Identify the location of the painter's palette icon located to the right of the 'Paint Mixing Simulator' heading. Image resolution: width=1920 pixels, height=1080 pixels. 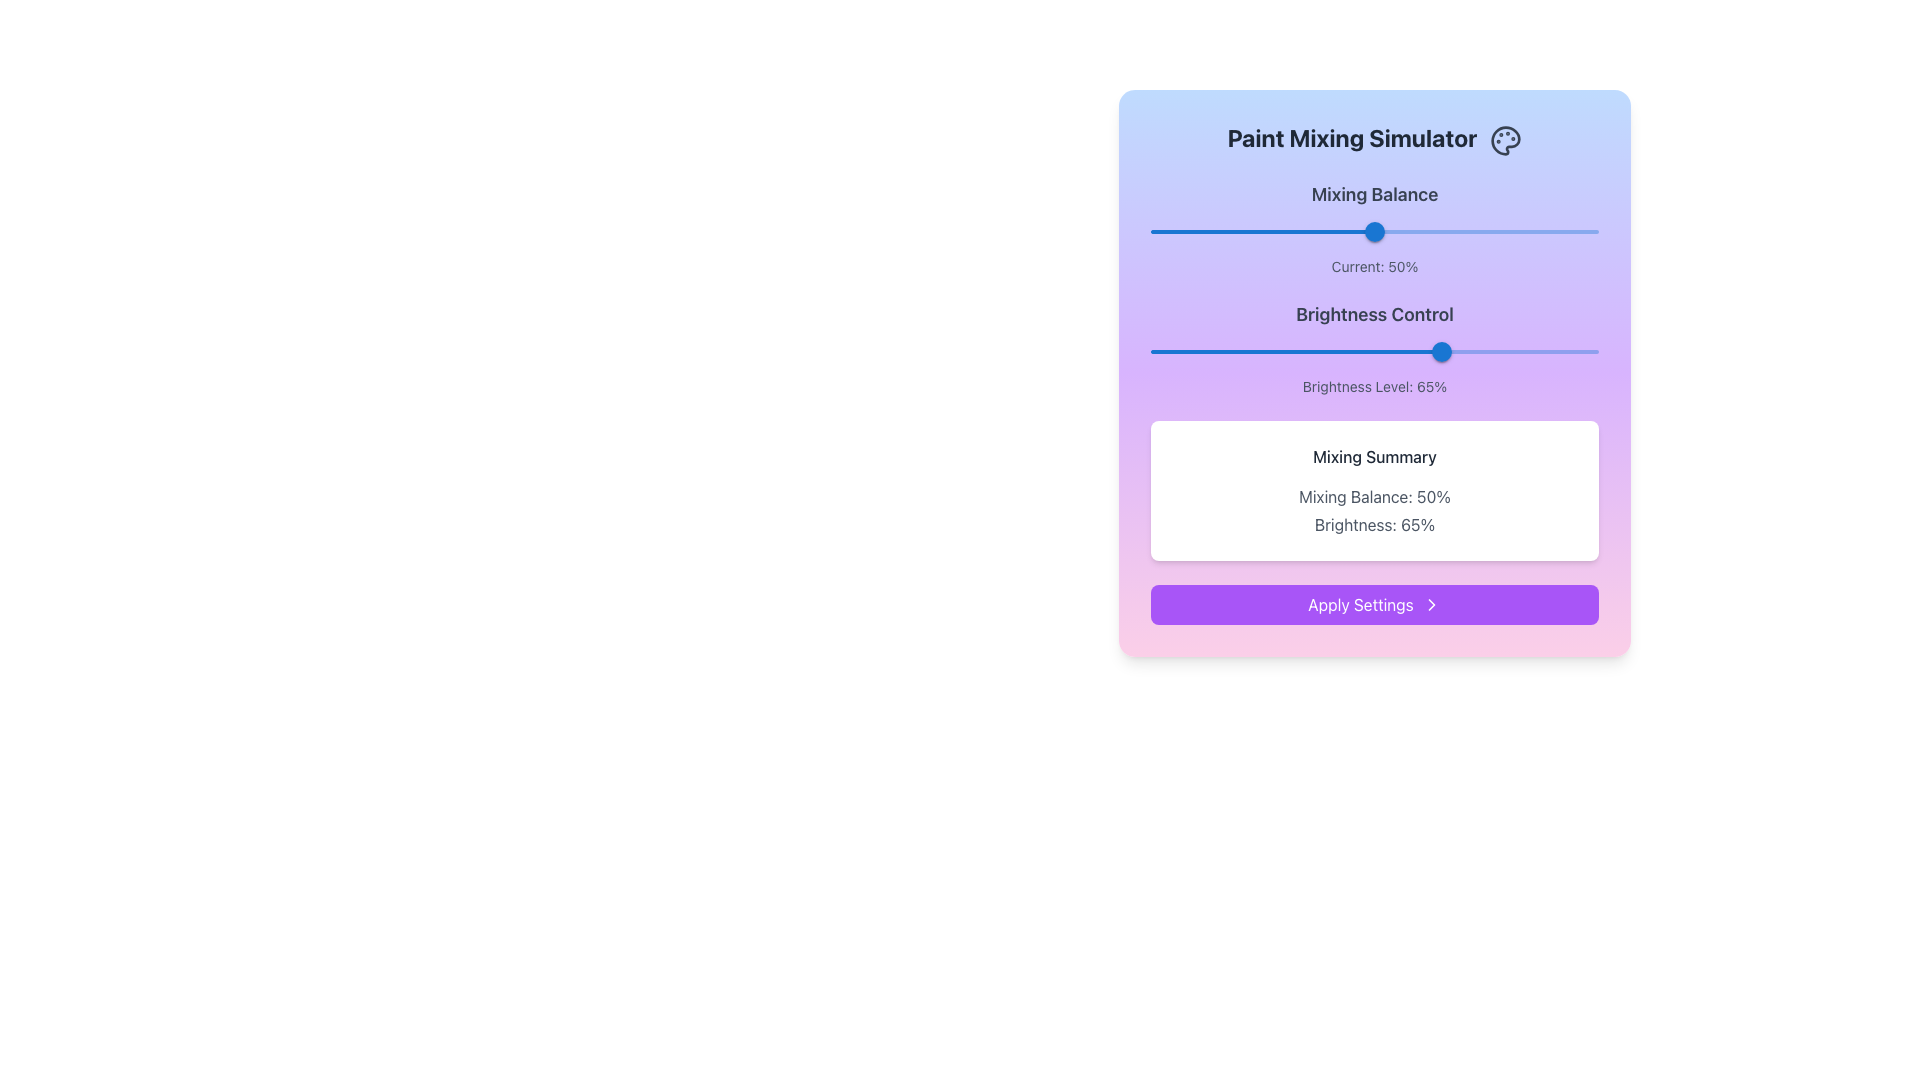
(1506, 139).